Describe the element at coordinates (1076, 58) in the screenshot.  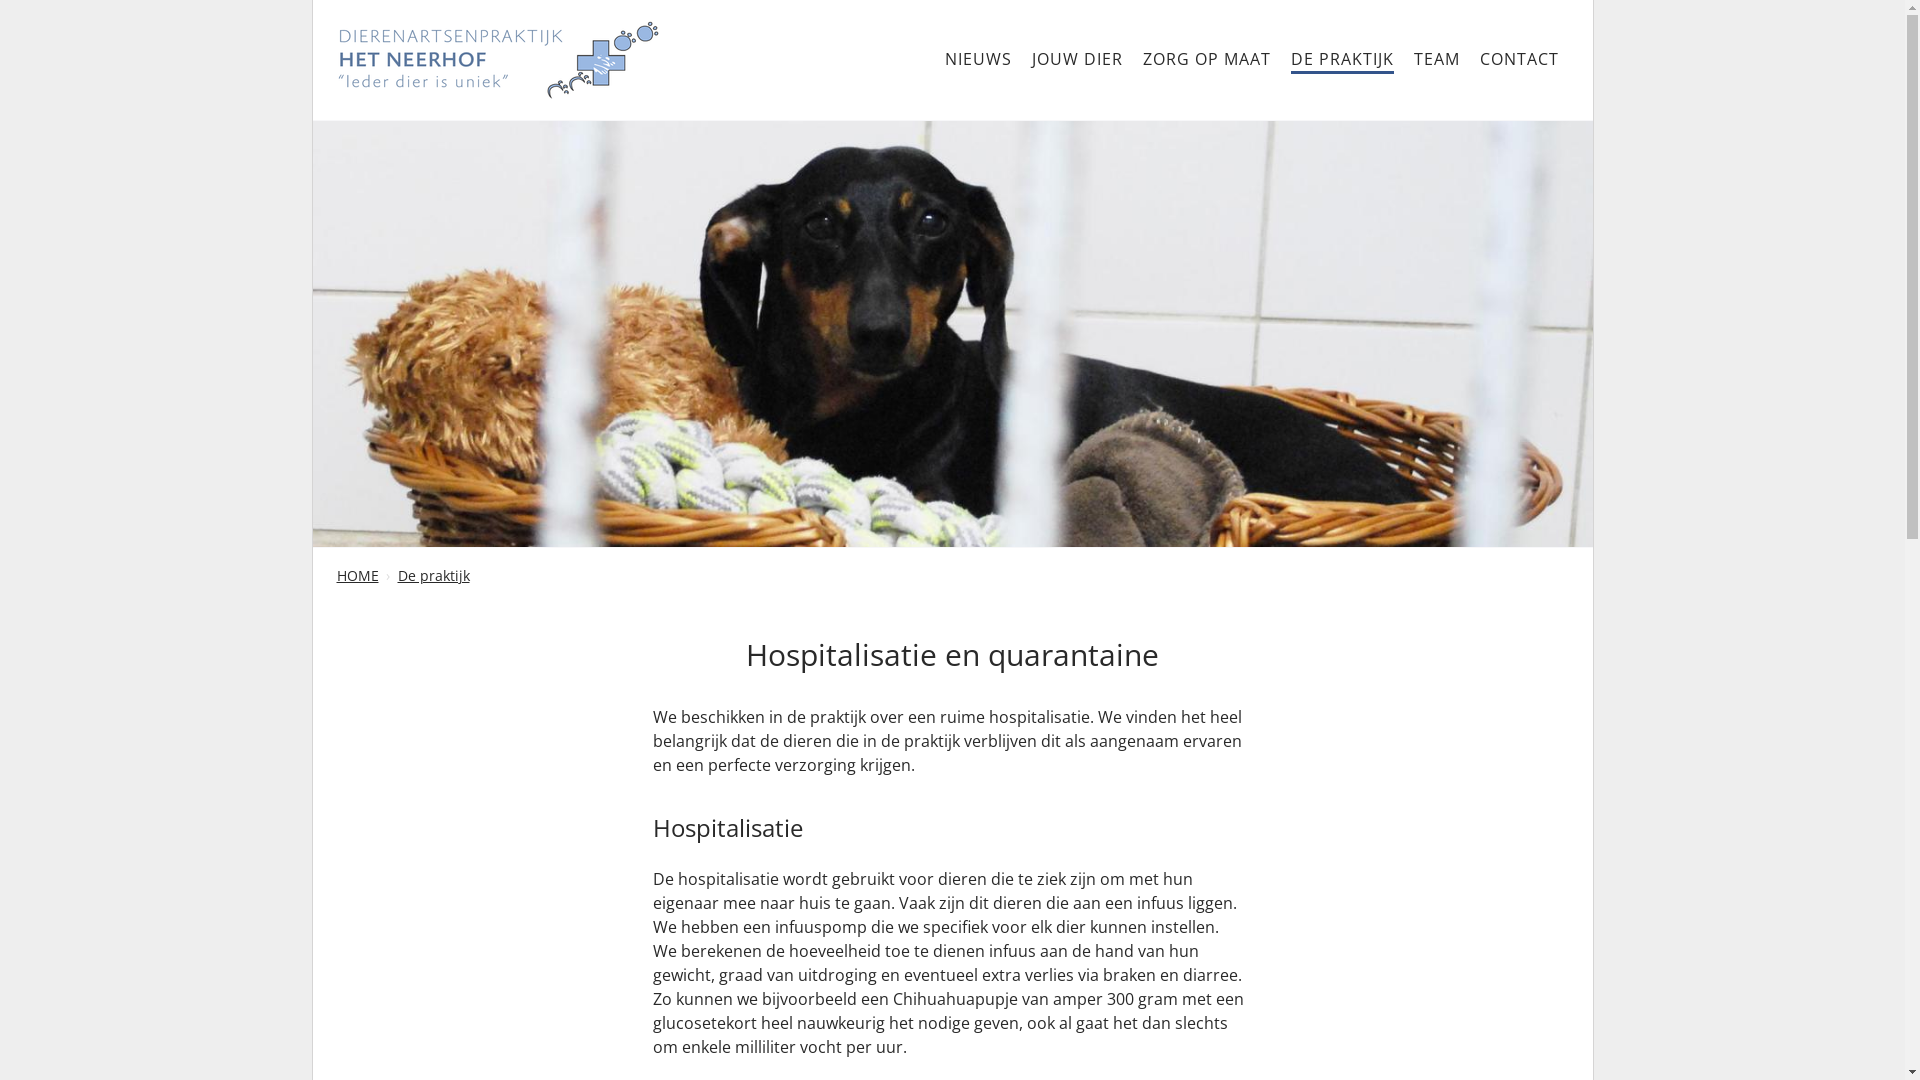
I see `'JOUW DIER'` at that location.